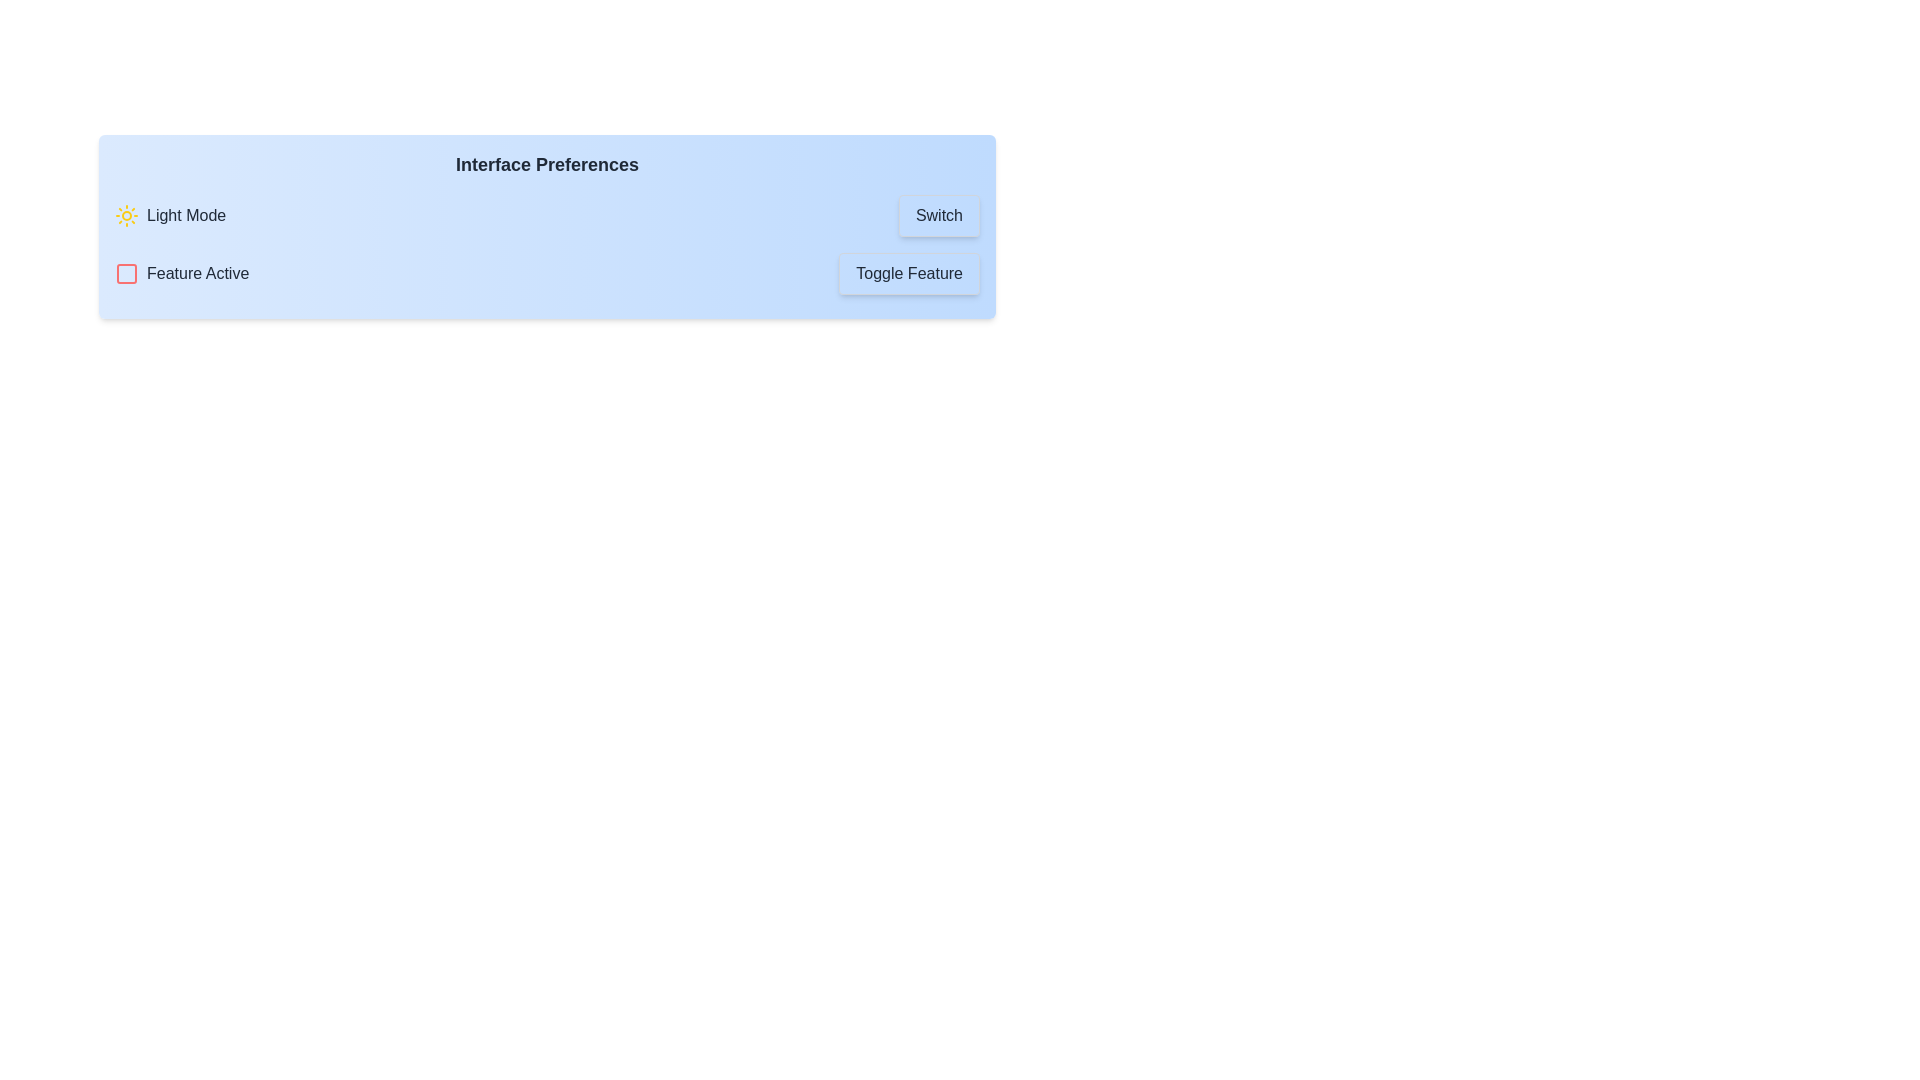 Image resolution: width=1920 pixels, height=1080 pixels. What do you see at coordinates (182, 273) in the screenshot?
I see `the 'Feature Active' label with icon located to the left of the 'Toggle Feature' button` at bounding box center [182, 273].